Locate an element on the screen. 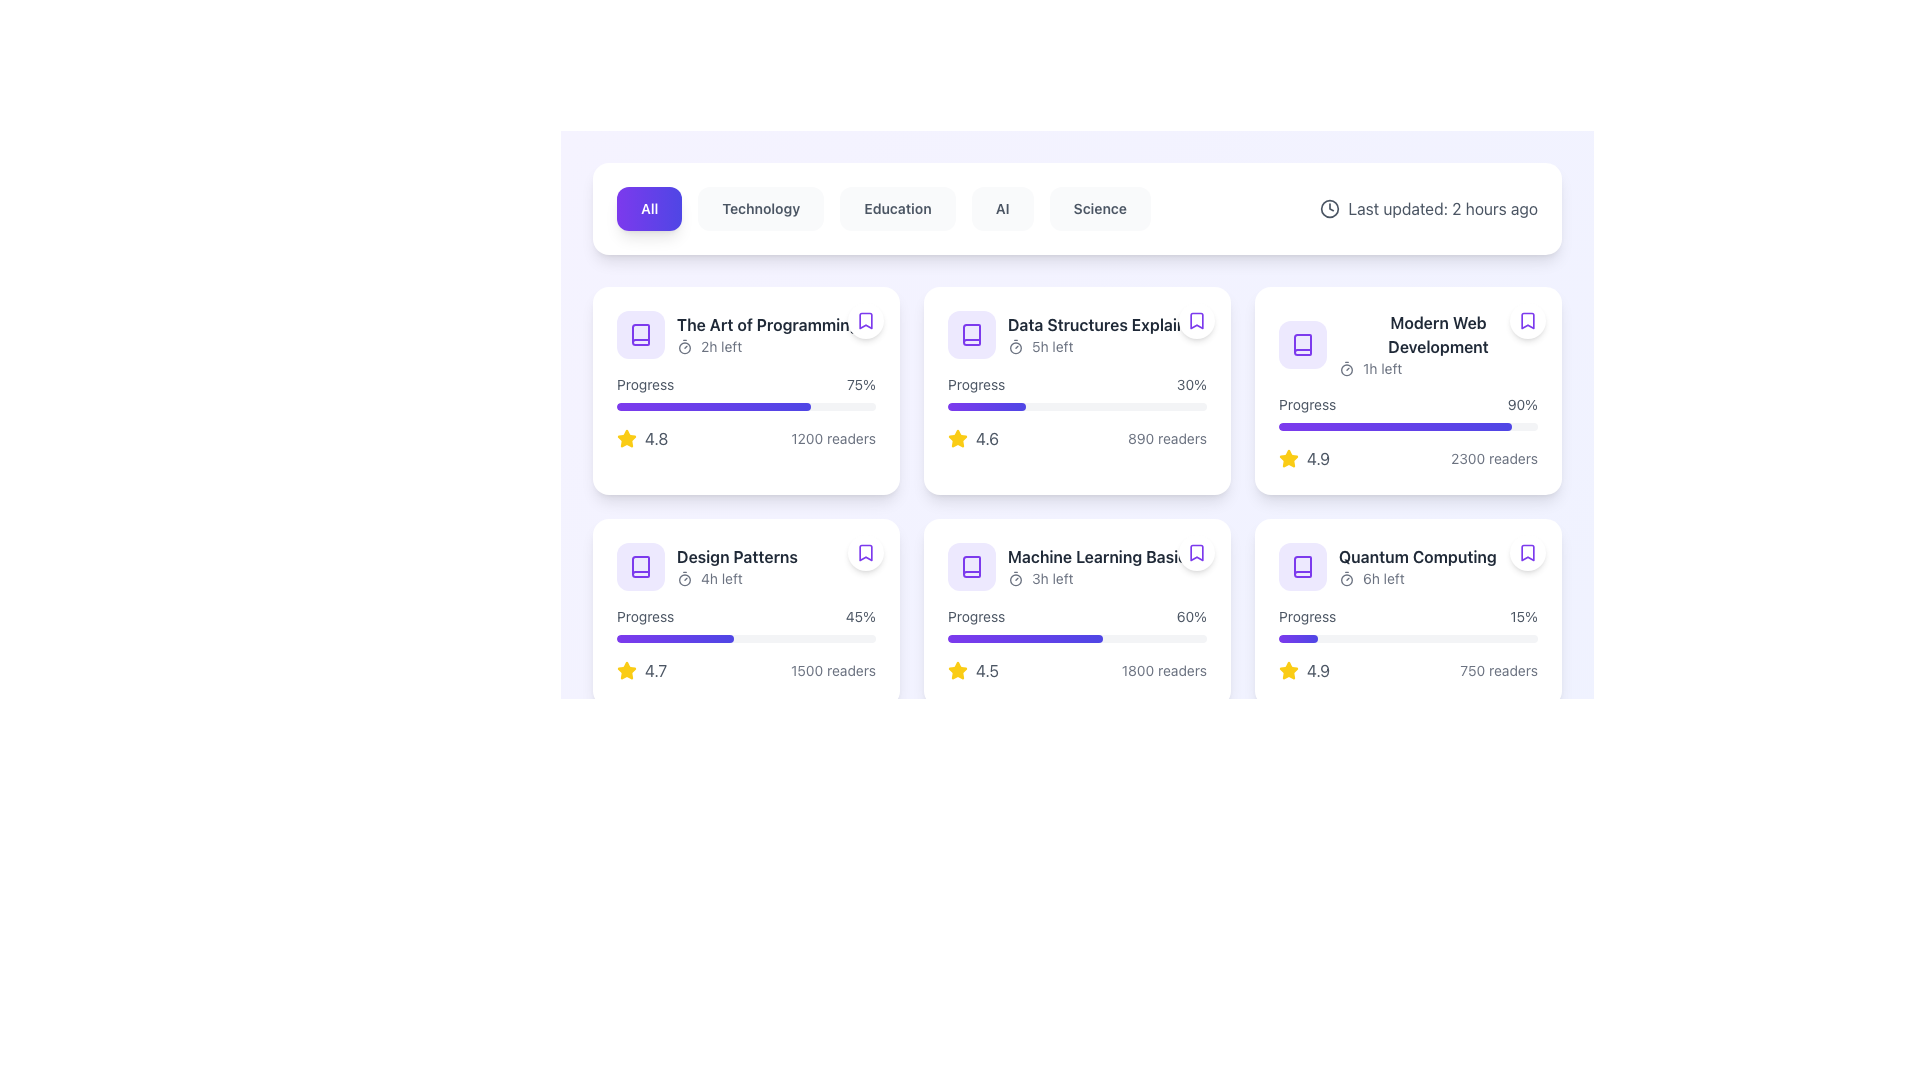 Image resolution: width=1920 pixels, height=1080 pixels. displayed text from the informative label located in the third card of the first row, which provides the title of the content and the time remaining is located at coordinates (1437, 343).